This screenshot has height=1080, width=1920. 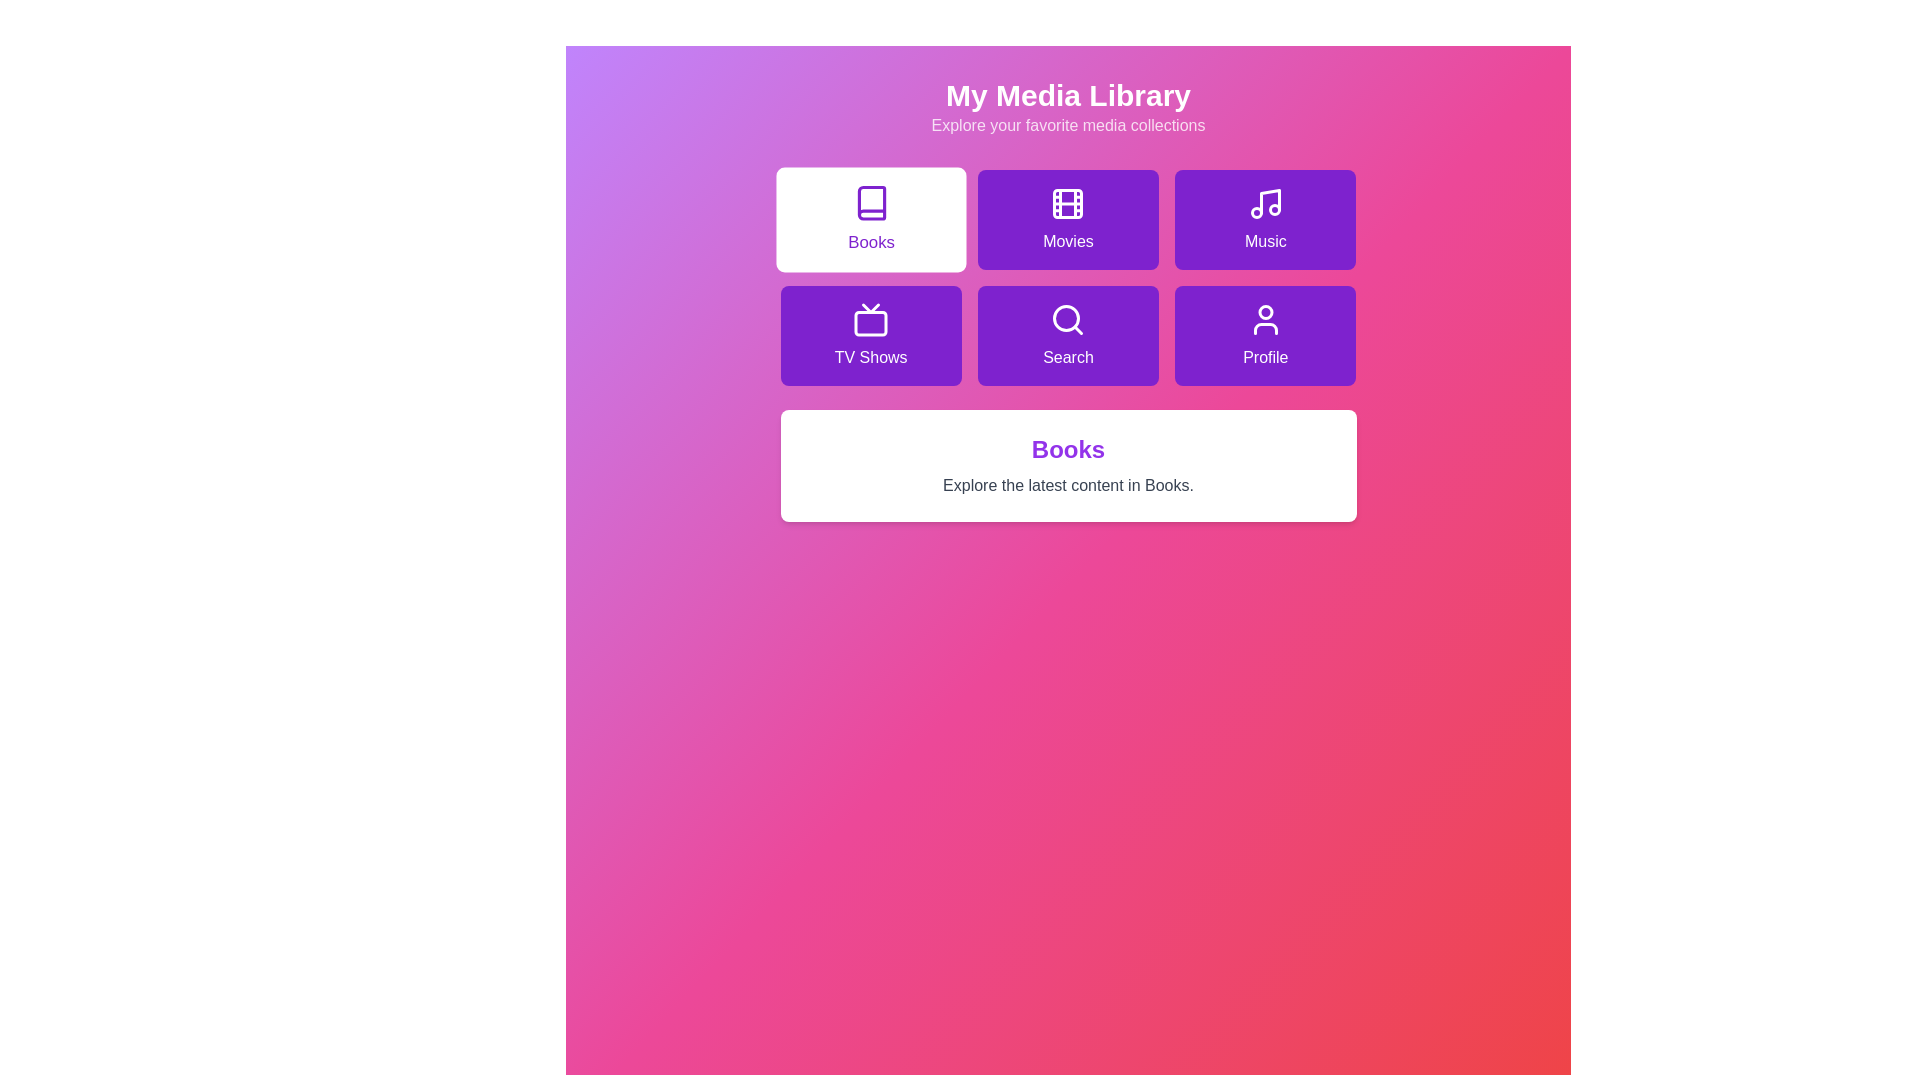 I want to click on the title text element that serves as a headline for the section, located within the white rectangular card below the grid of action tiles and above the subtitle 'Explore the latest content in Books.', so click(x=1067, y=450).